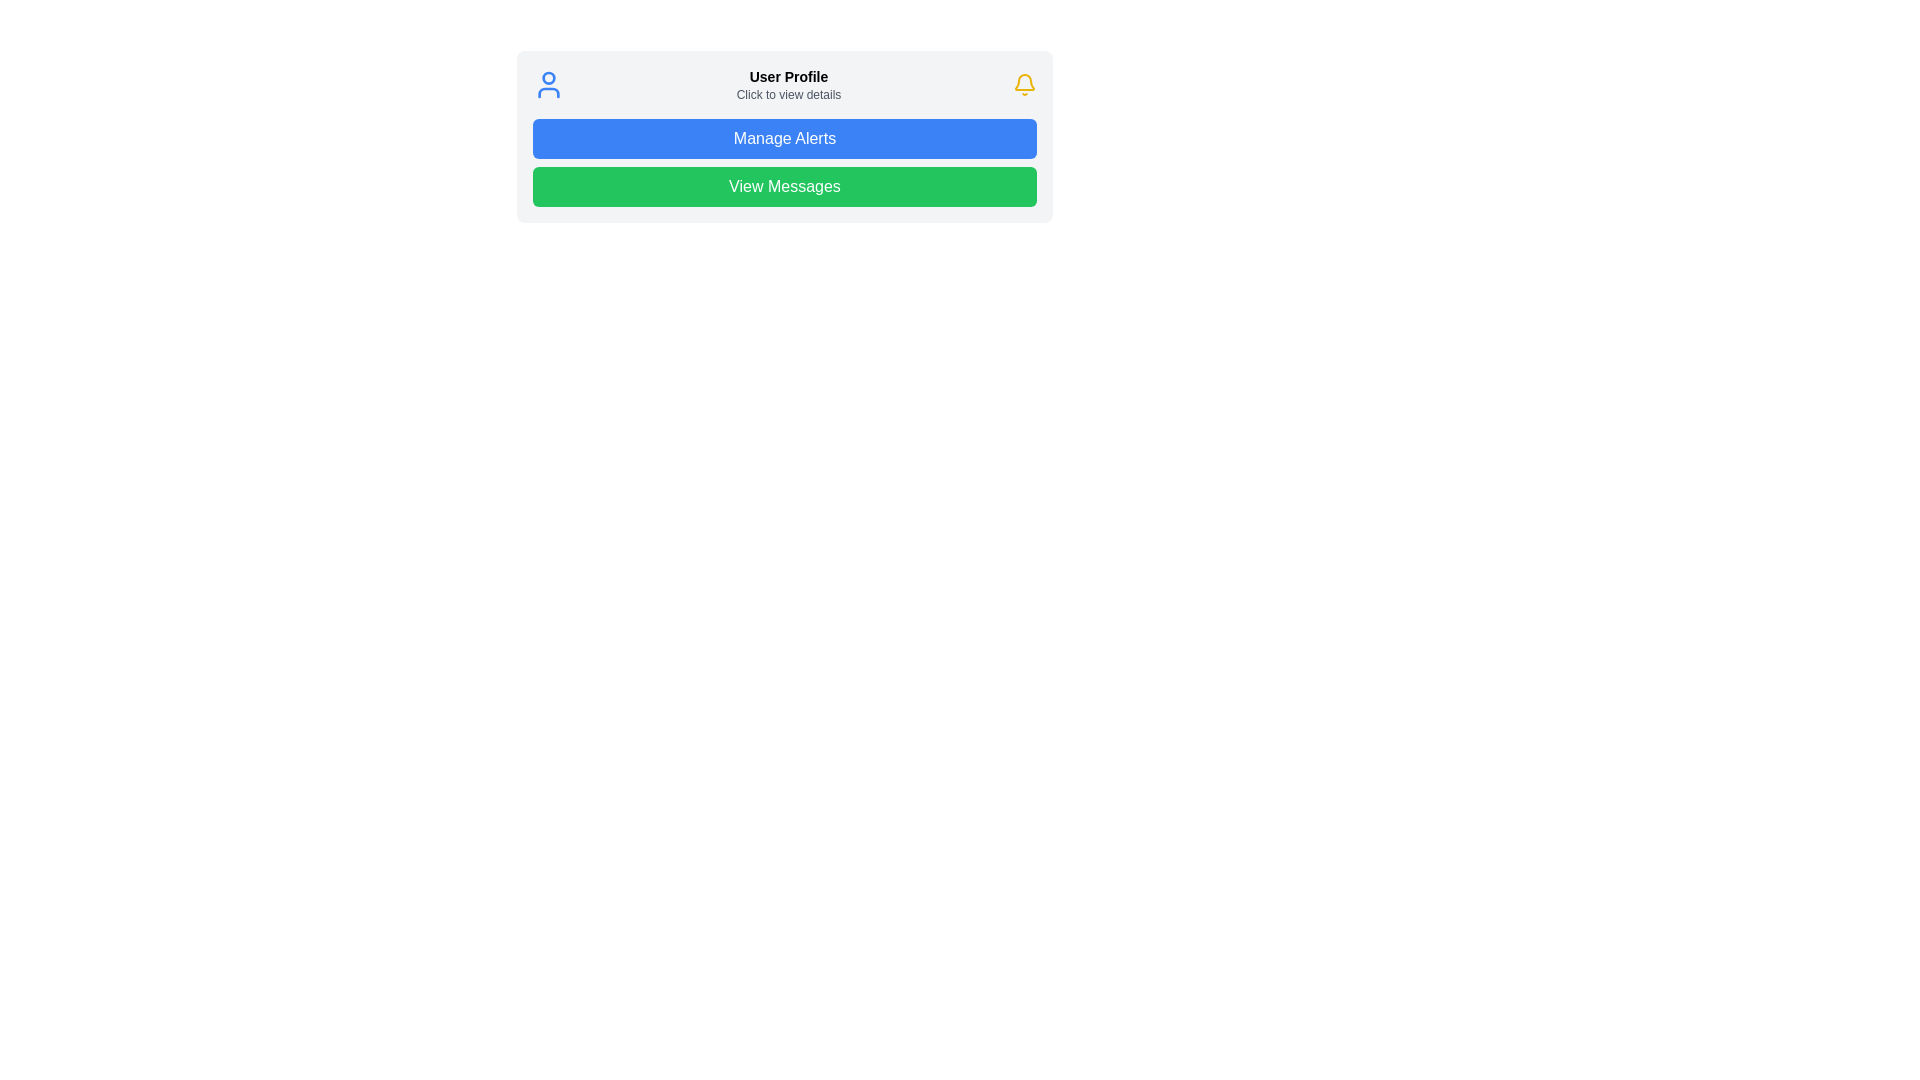 The height and width of the screenshot is (1080, 1920). Describe the element at coordinates (787, 83) in the screenshot. I see `the user information section located between the user profile icon and the bell icon` at that location.